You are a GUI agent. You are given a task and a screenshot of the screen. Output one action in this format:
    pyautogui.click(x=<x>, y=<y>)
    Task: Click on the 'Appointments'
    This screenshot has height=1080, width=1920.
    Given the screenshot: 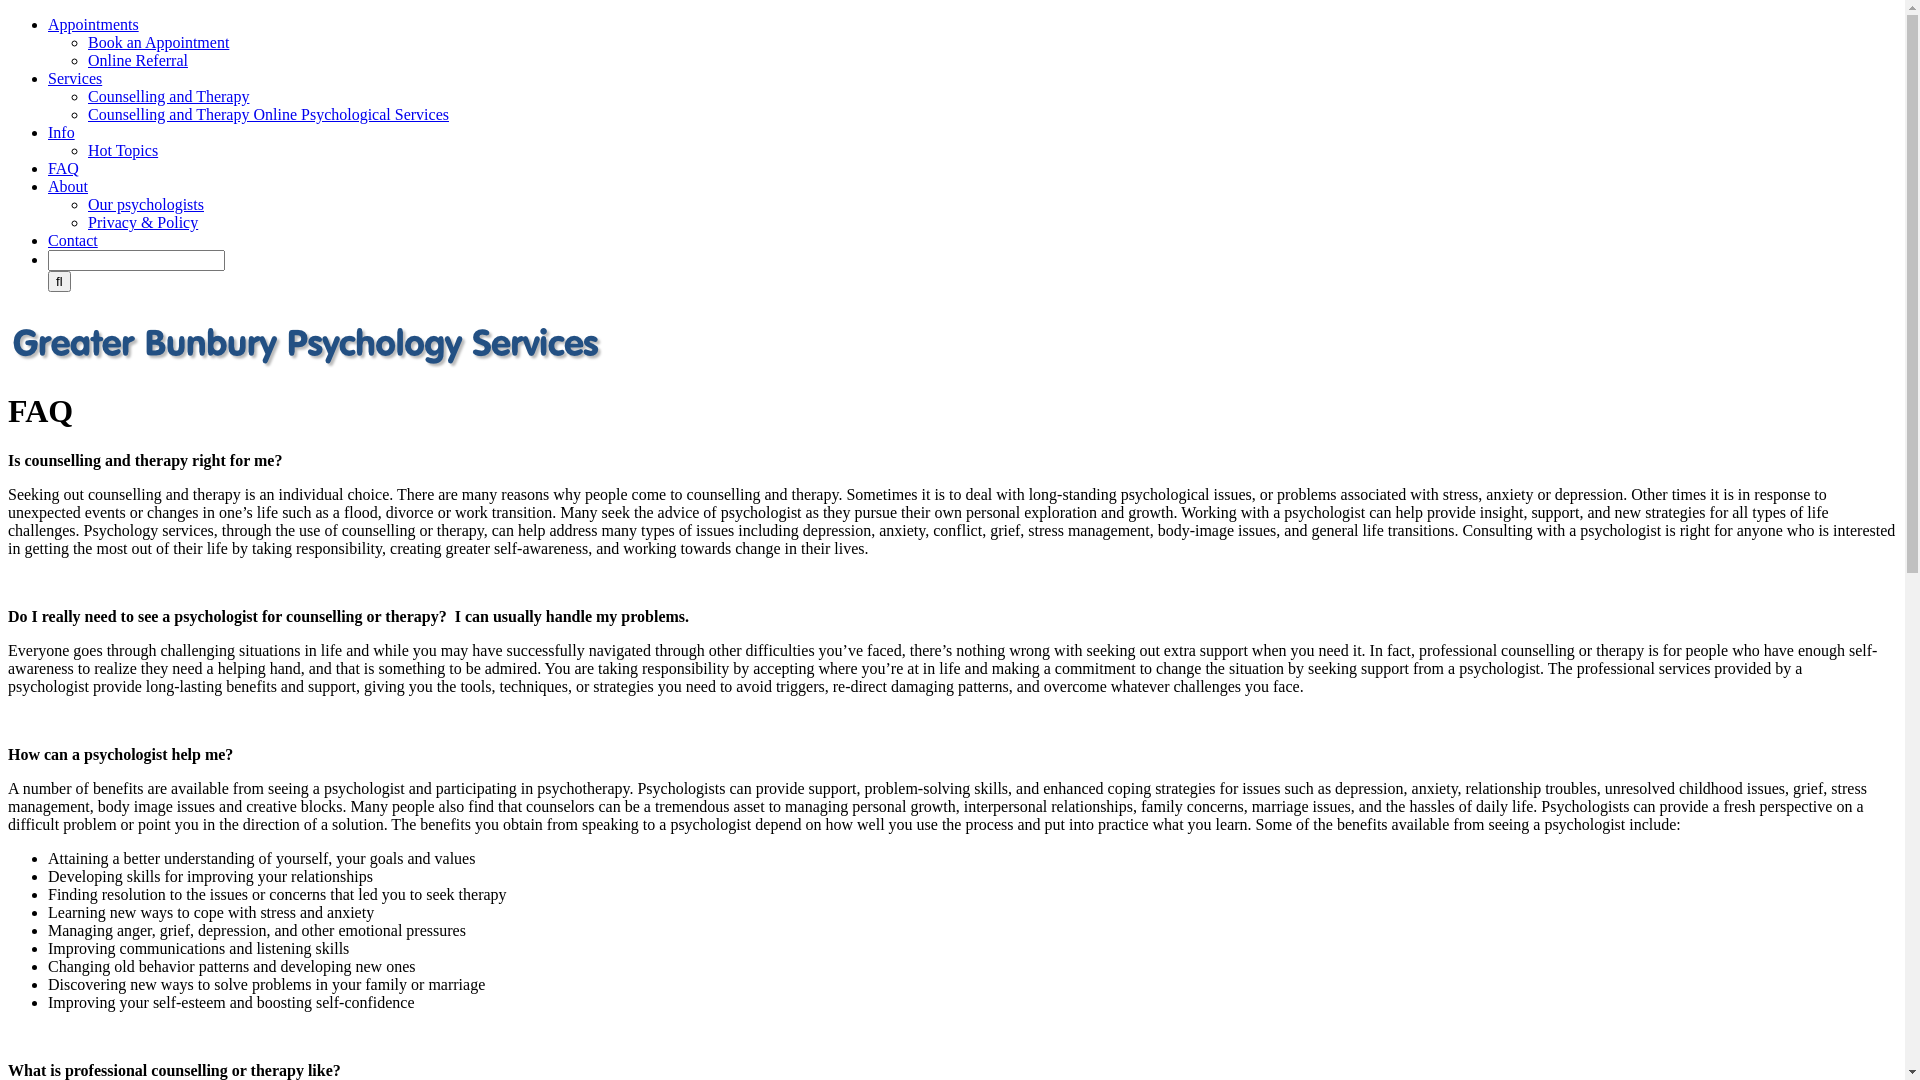 What is the action you would take?
    pyautogui.click(x=92, y=24)
    